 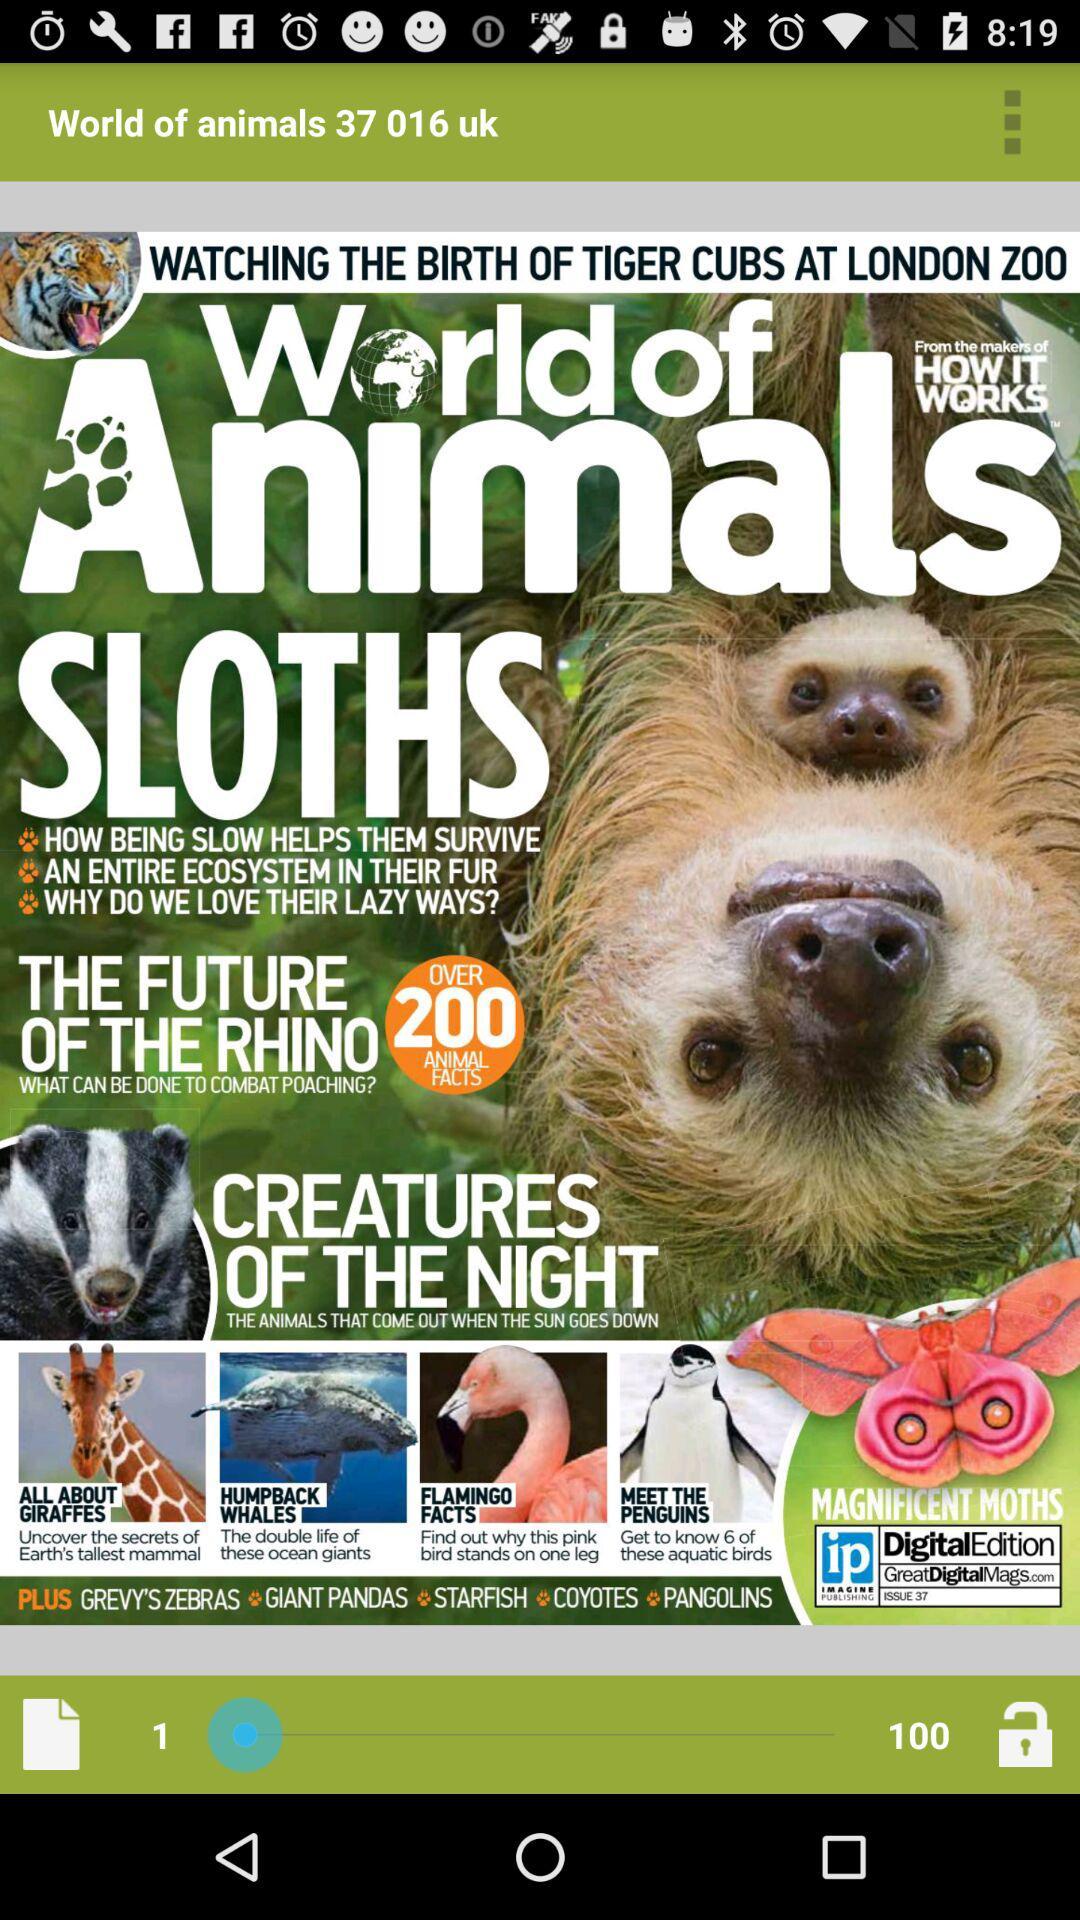 What do you see at coordinates (1025, 1855) in the screenshot?
I see `the lock icon` at bounding box center [1025, 1855].